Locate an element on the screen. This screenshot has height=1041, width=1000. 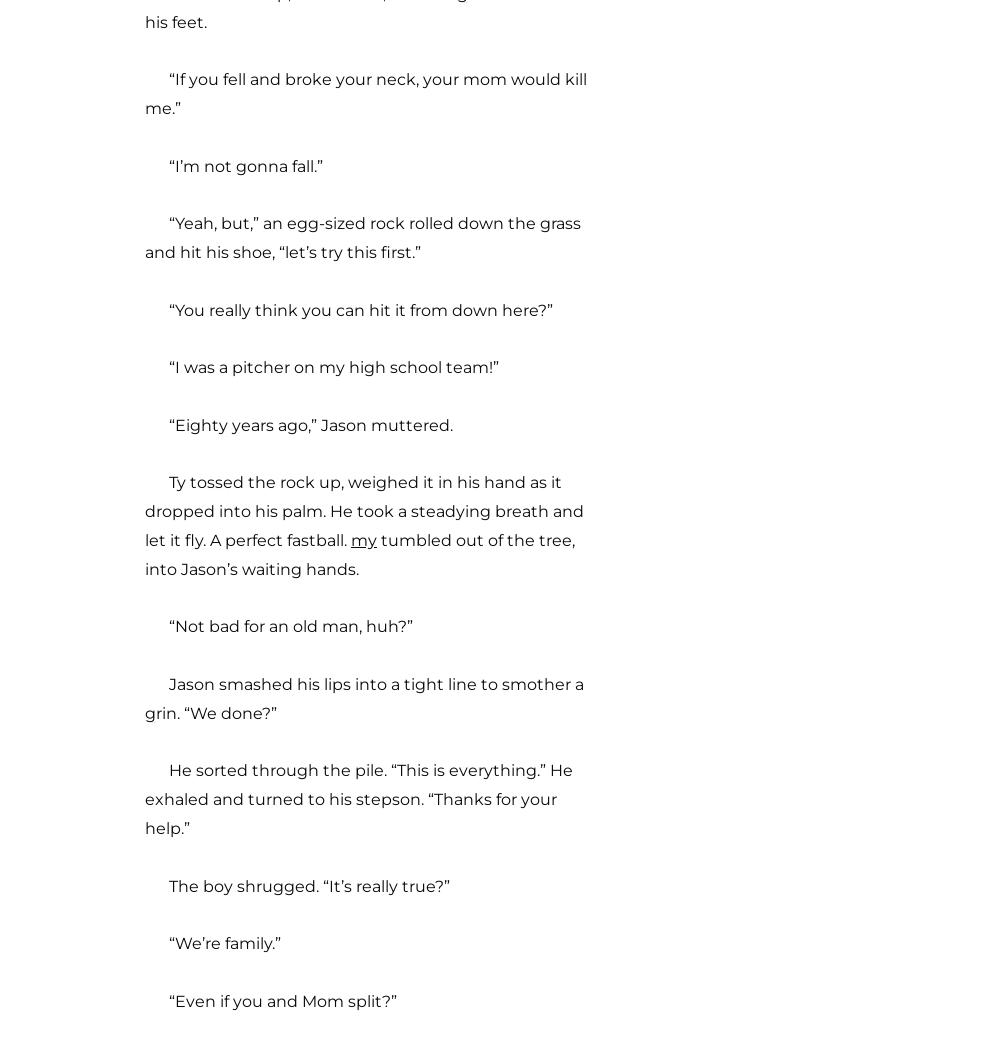
'“Eighty years ago,” Jason muttered.' is located at coordinates (145, 423).